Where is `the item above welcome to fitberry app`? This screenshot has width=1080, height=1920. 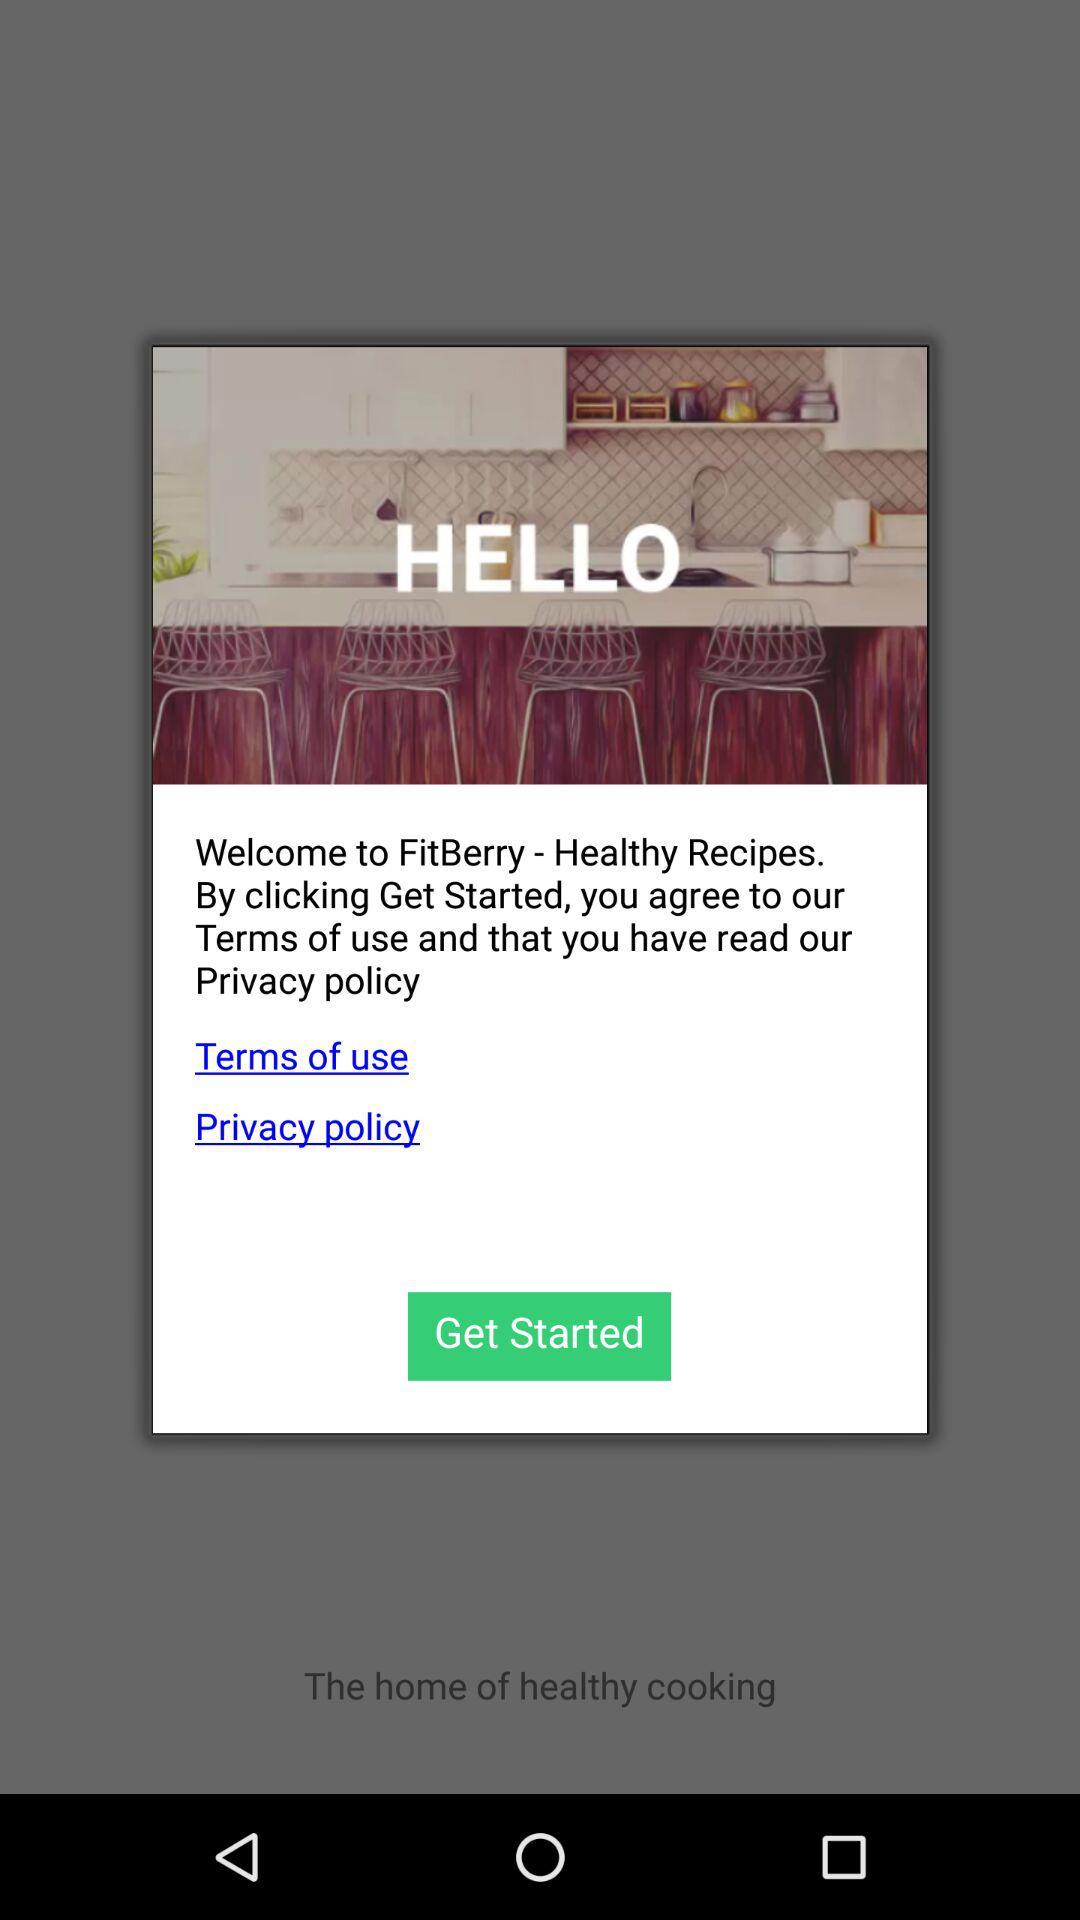
the item above welcome to fitberry app is located at coordinates (540, 564).